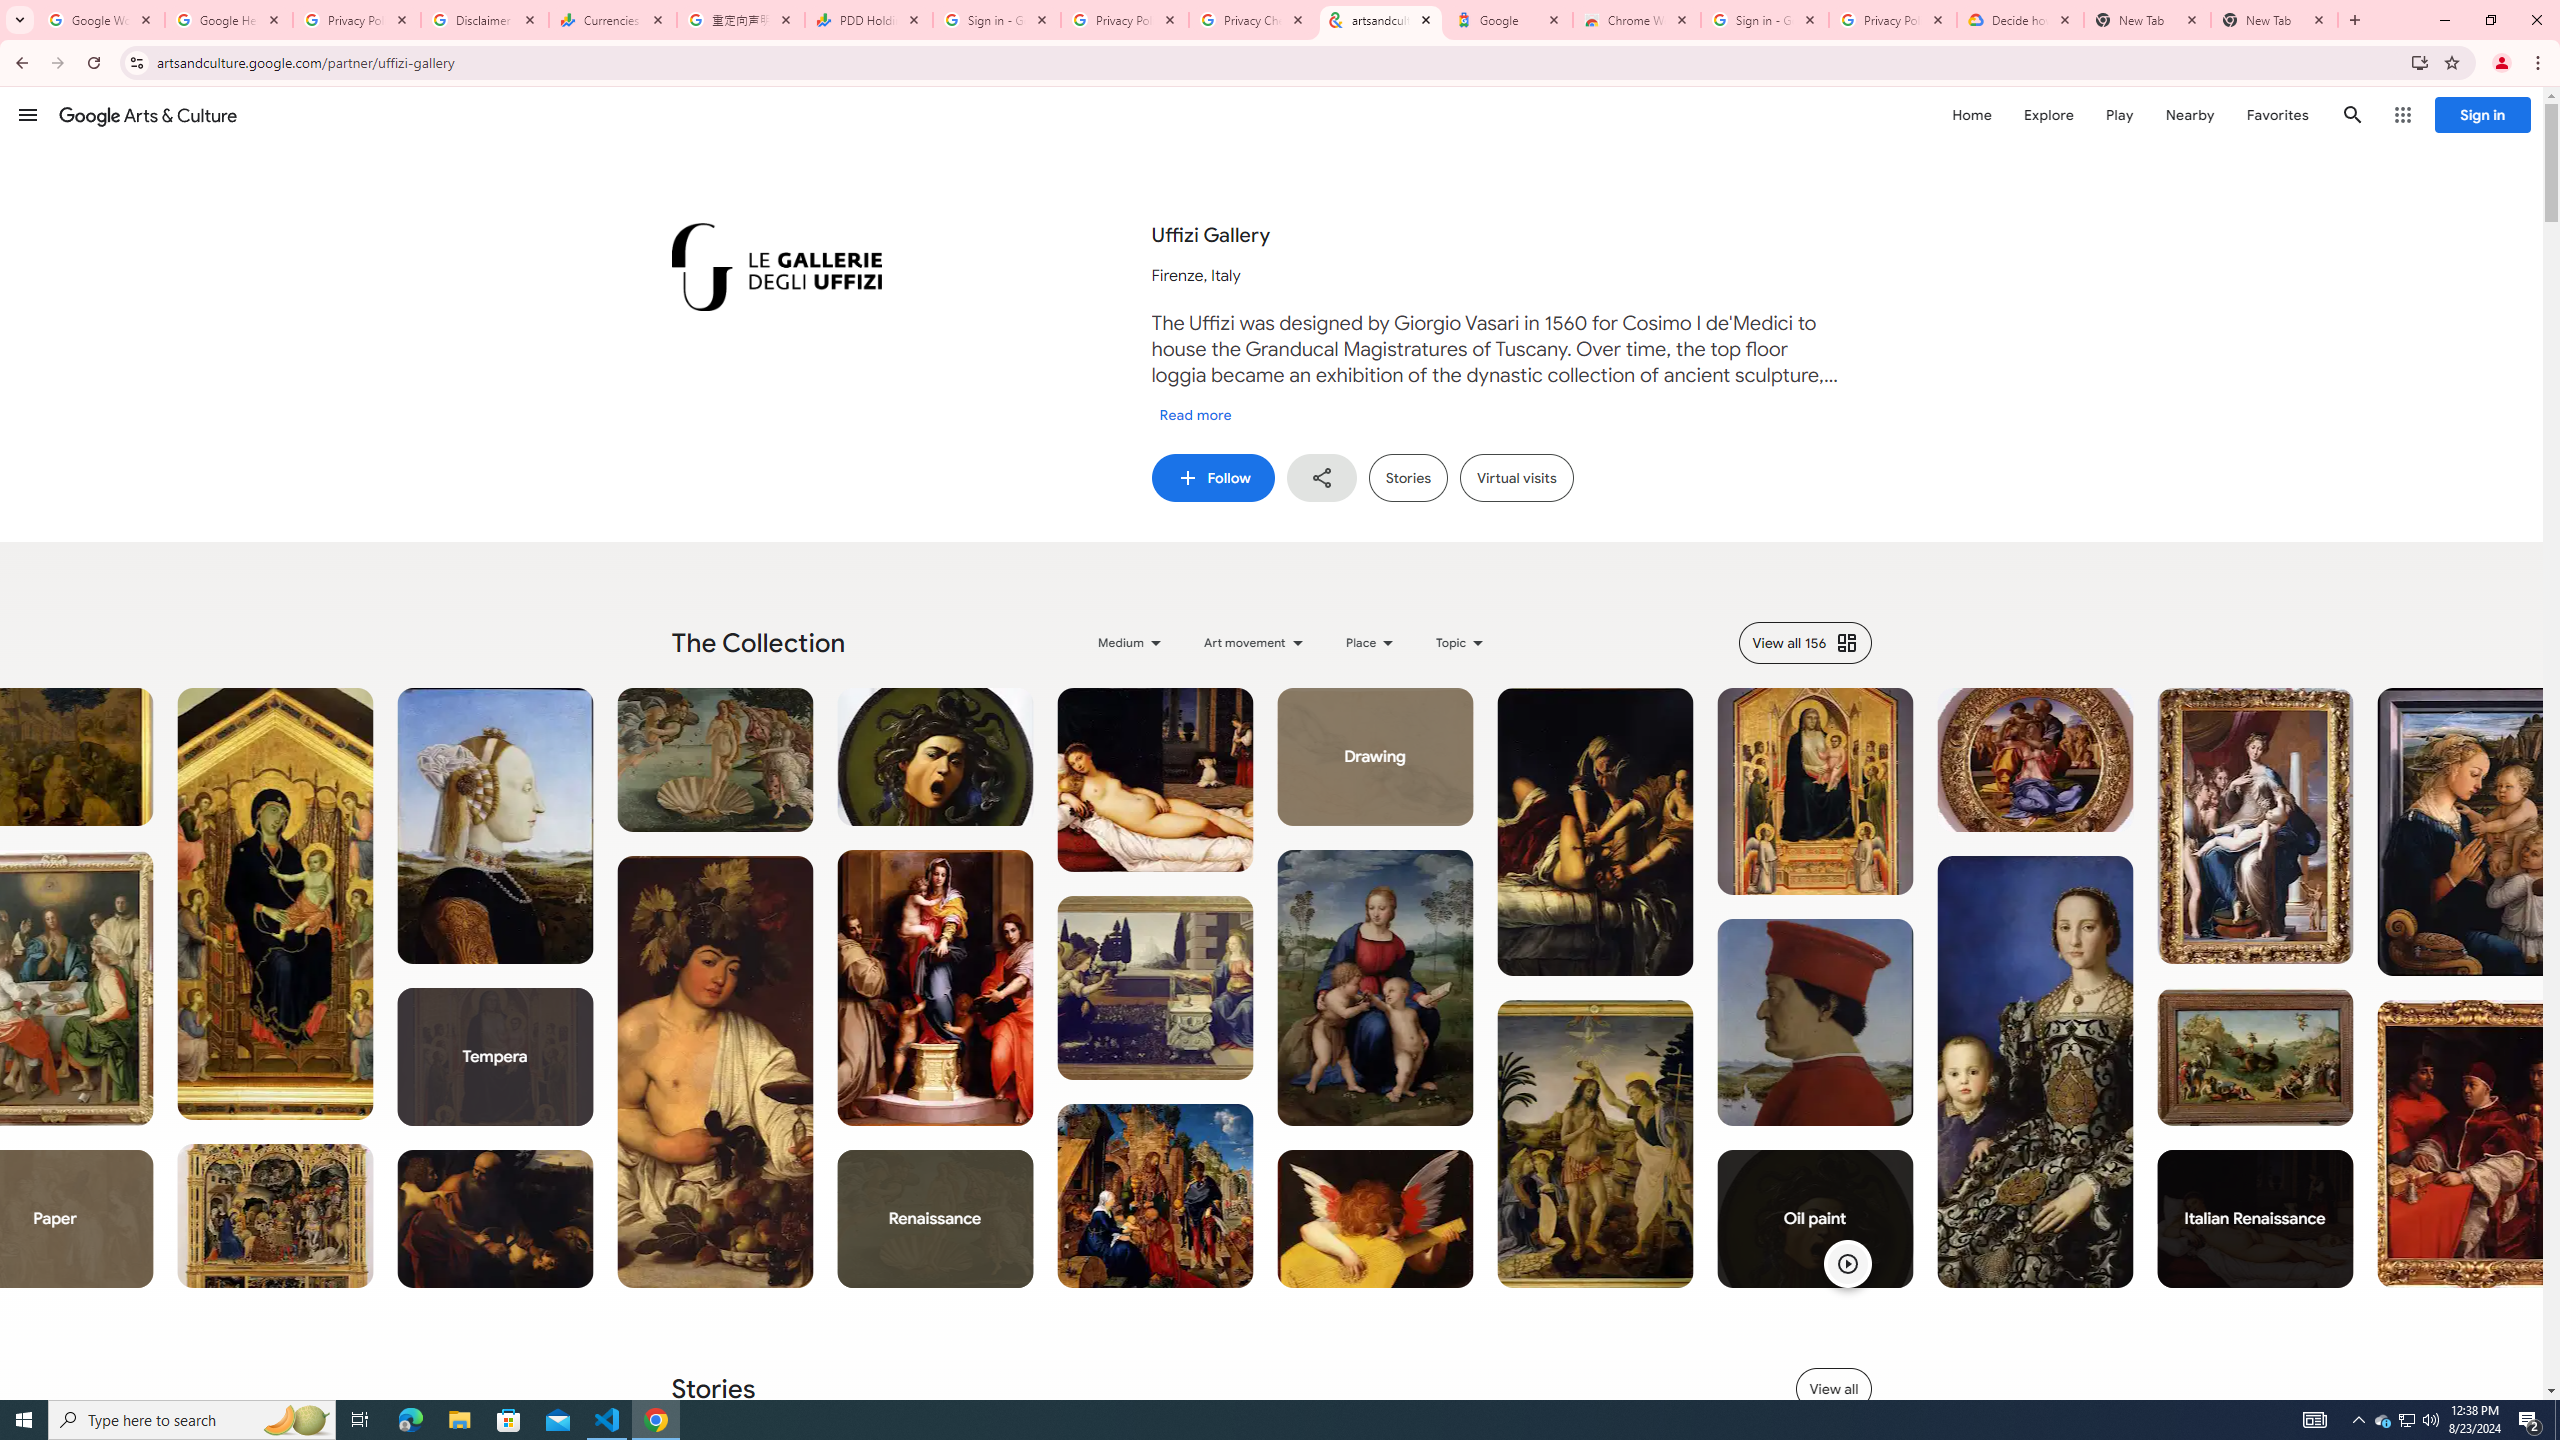 This screenshot has width=2560, height=1440. What do you see at coordinates (1130, 642) in the screenshot?
I see `'Medium'` at bounding box center [1130, 642].